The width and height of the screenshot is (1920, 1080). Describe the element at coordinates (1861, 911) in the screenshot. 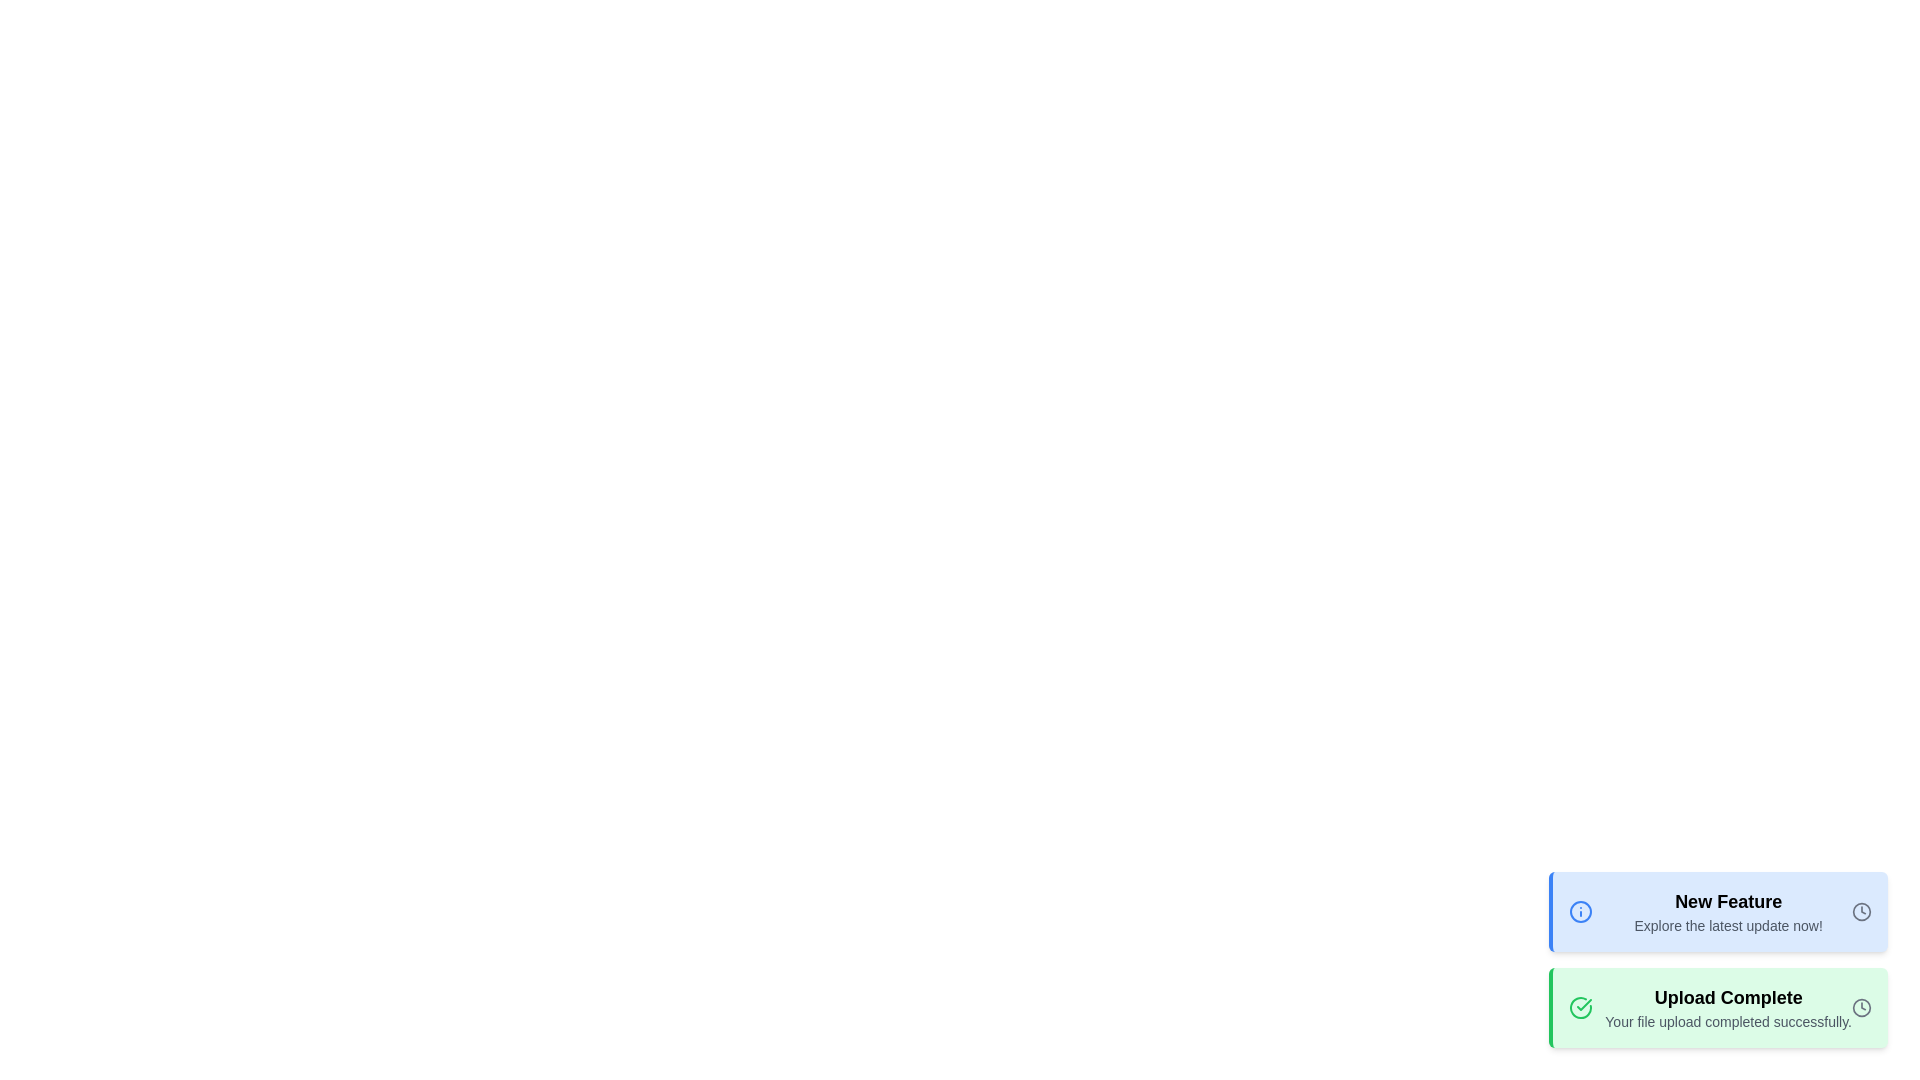

I see `the dismiss button of the notification` at that location.